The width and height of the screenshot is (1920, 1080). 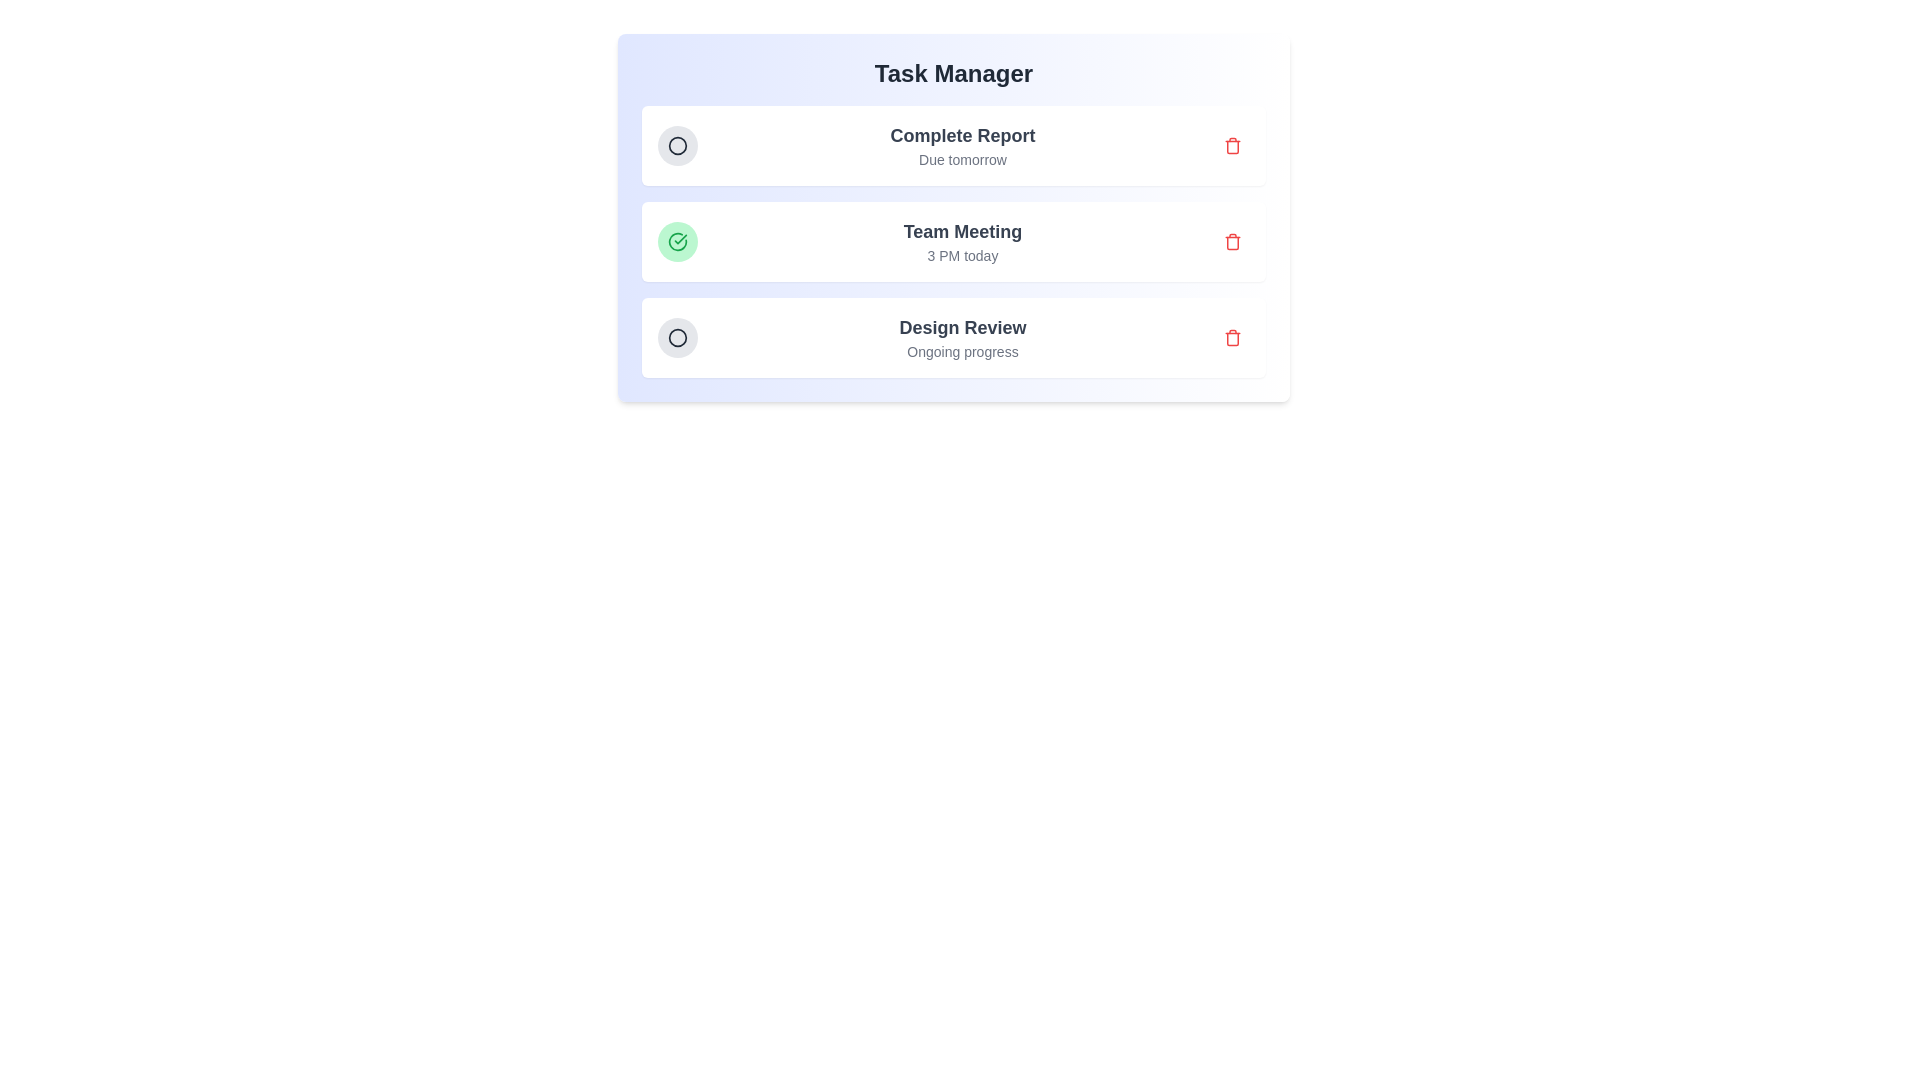 I want to click on the delete icon button located at the far right of the row associated with the 'Complete Report' task, so click(x=1232, y=145).